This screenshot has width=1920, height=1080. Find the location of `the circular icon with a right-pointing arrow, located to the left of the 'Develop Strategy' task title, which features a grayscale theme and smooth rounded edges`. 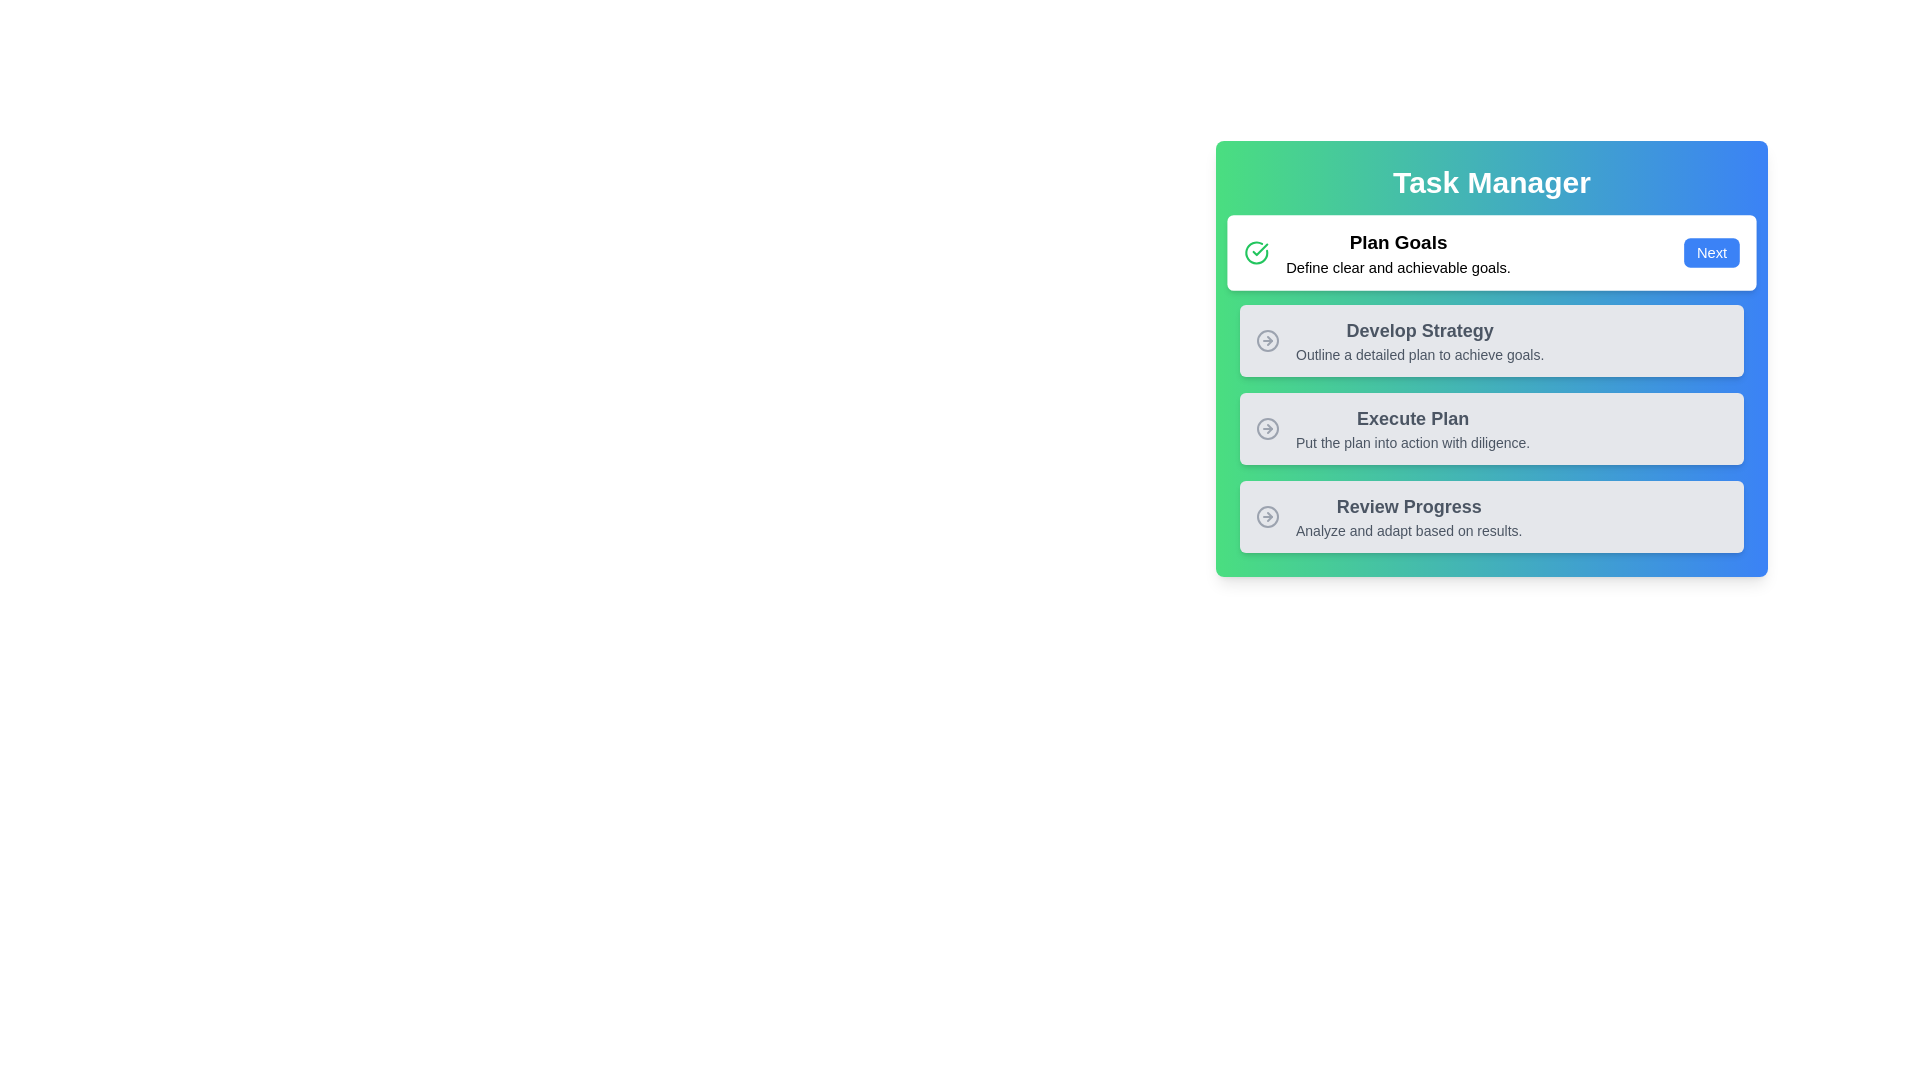

the circular icon with a right-pointing arrow, located to the left of the 'Develop Strategy' task title, which features a grayscale theme and smooth rounded edges is located at coordinates (1266, 339).